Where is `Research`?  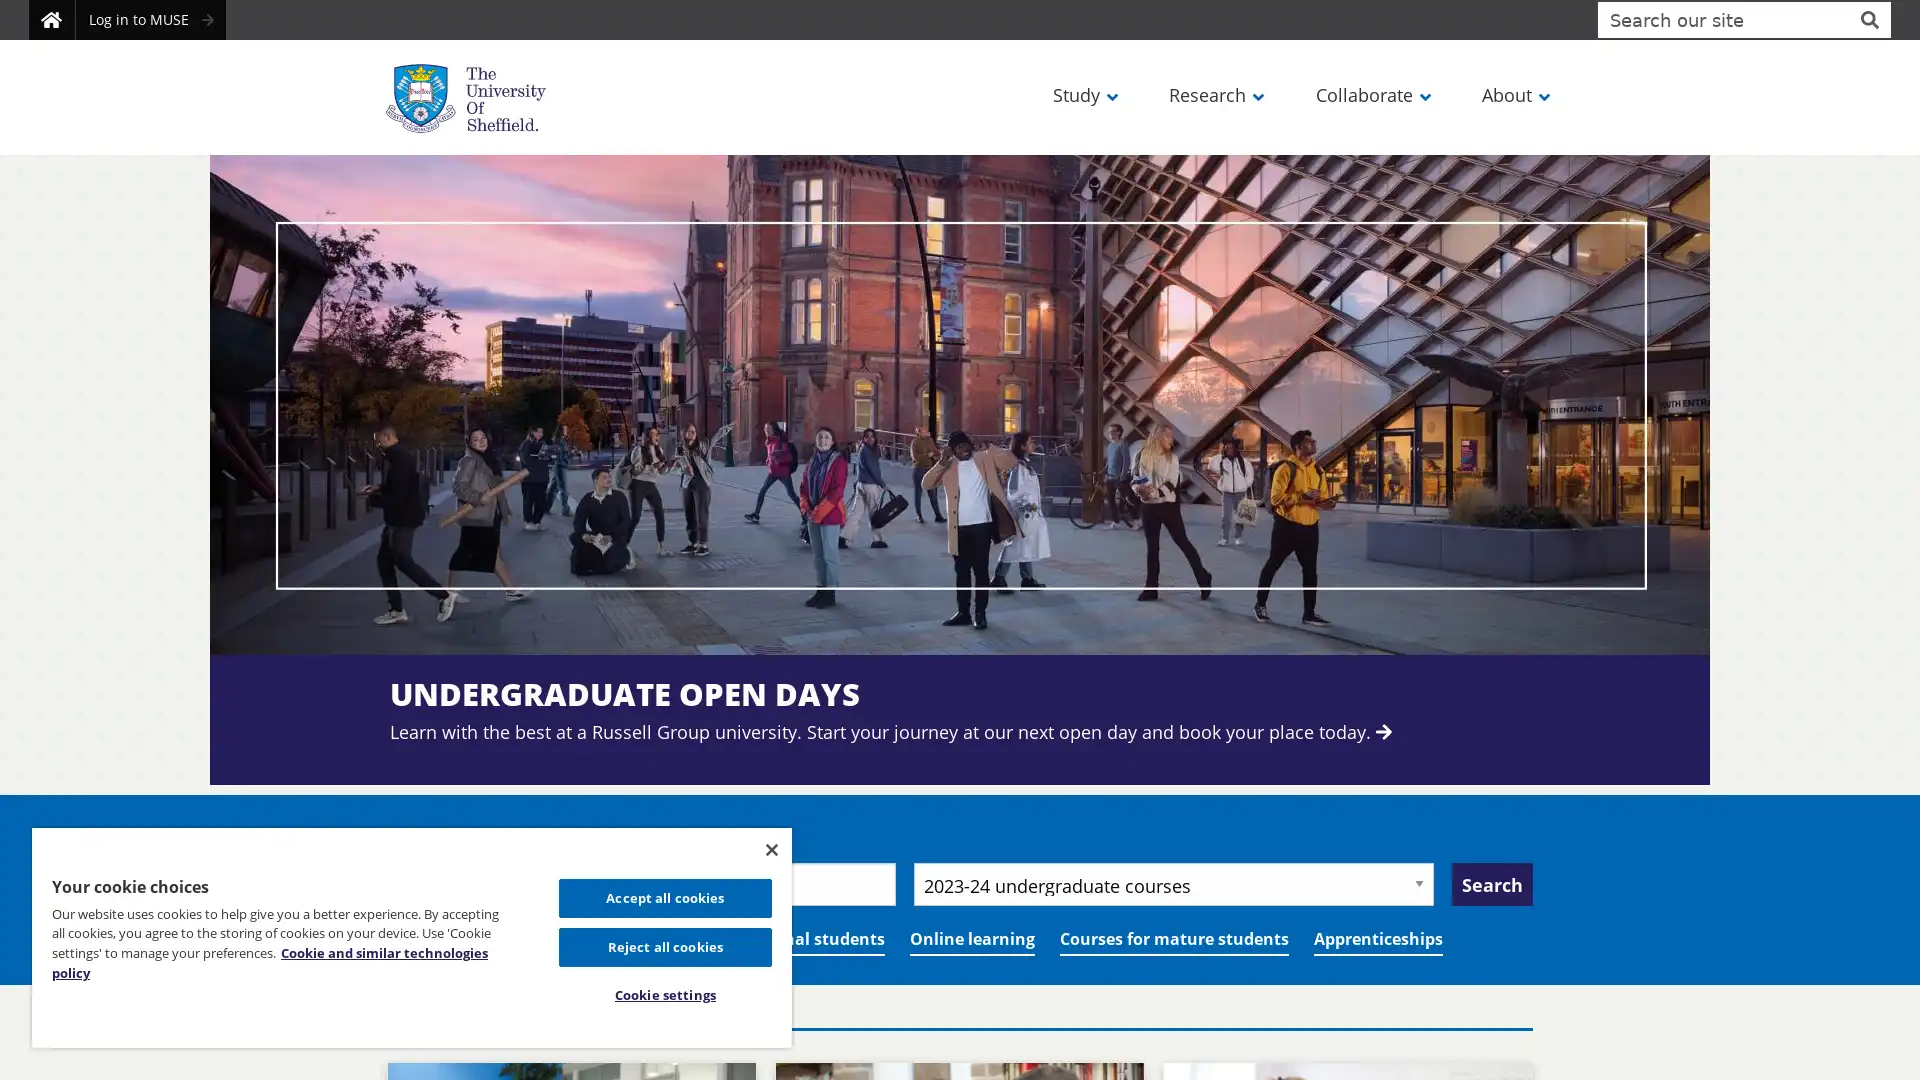
Research is located at coordinates (1213, 94).